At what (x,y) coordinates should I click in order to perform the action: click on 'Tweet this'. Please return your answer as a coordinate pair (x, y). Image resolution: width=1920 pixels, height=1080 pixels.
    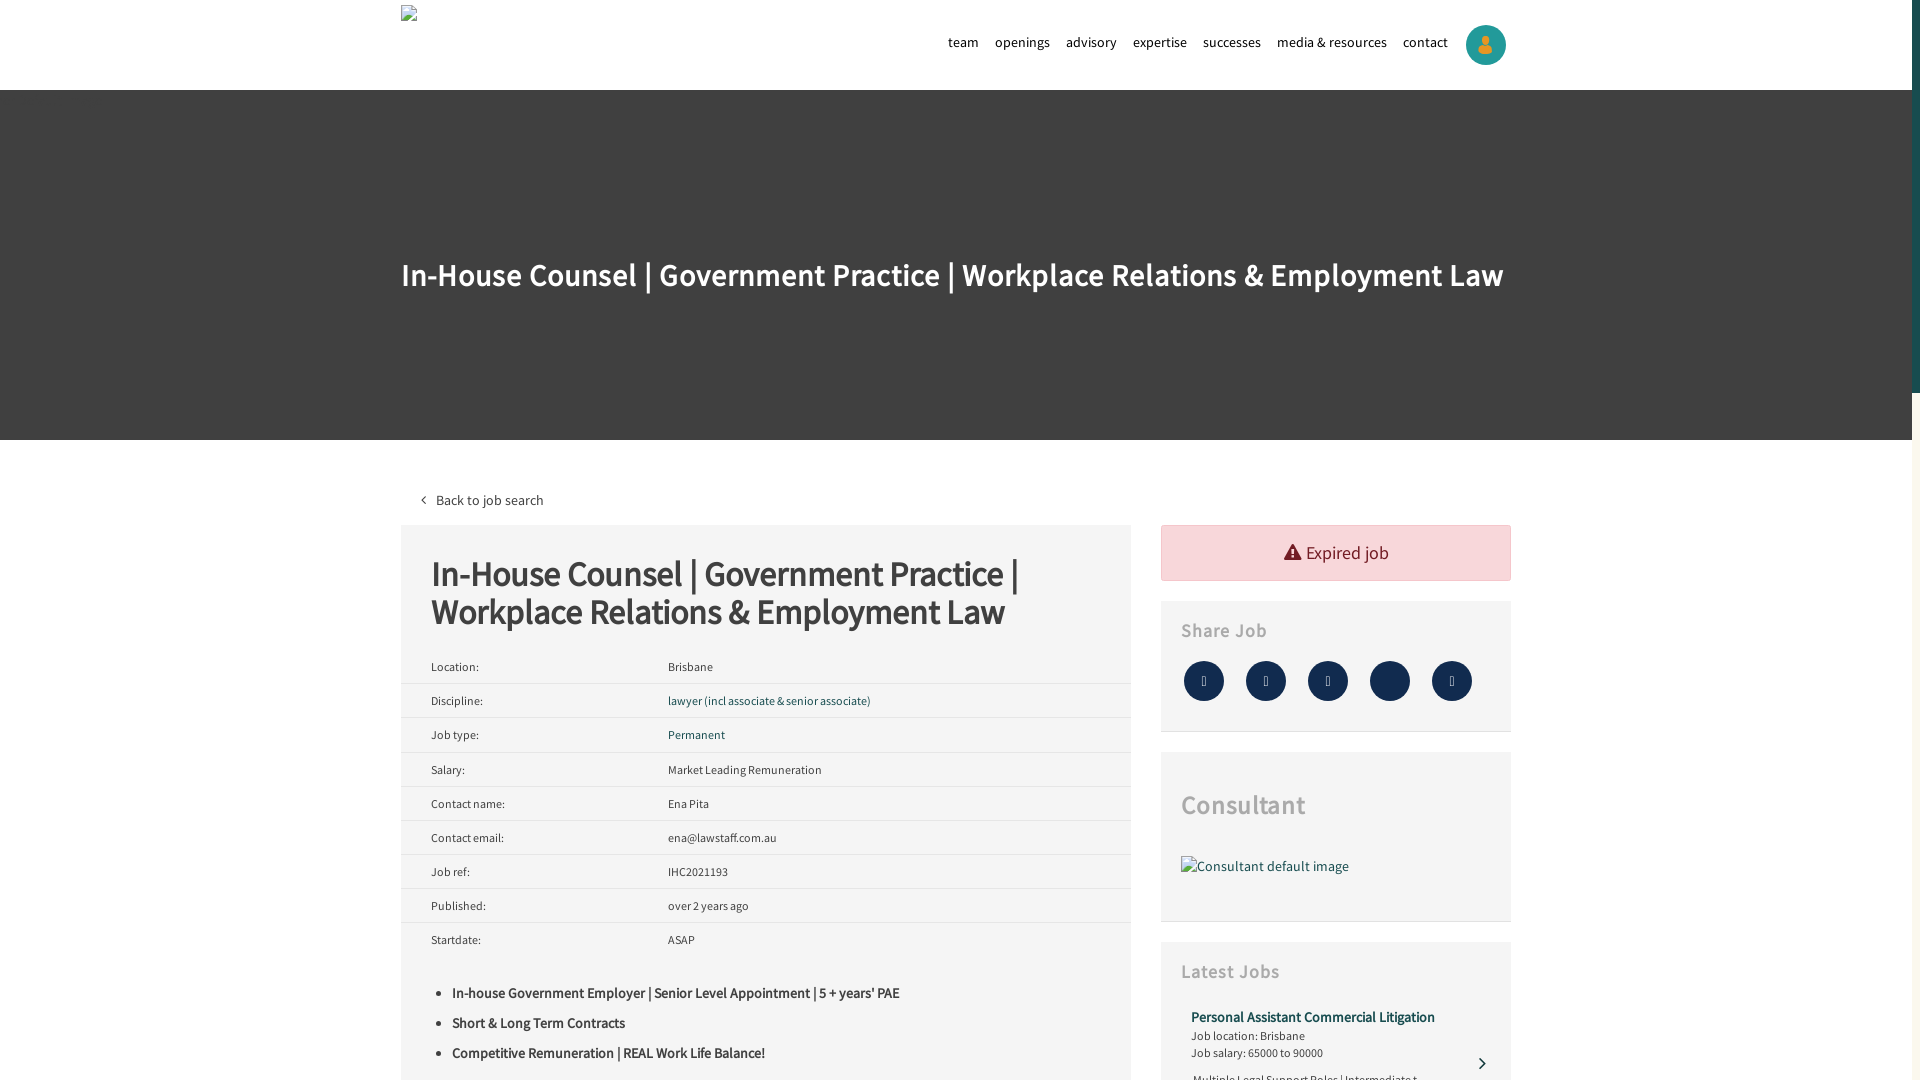
    Looking at the image, I should click on (1265, 680).